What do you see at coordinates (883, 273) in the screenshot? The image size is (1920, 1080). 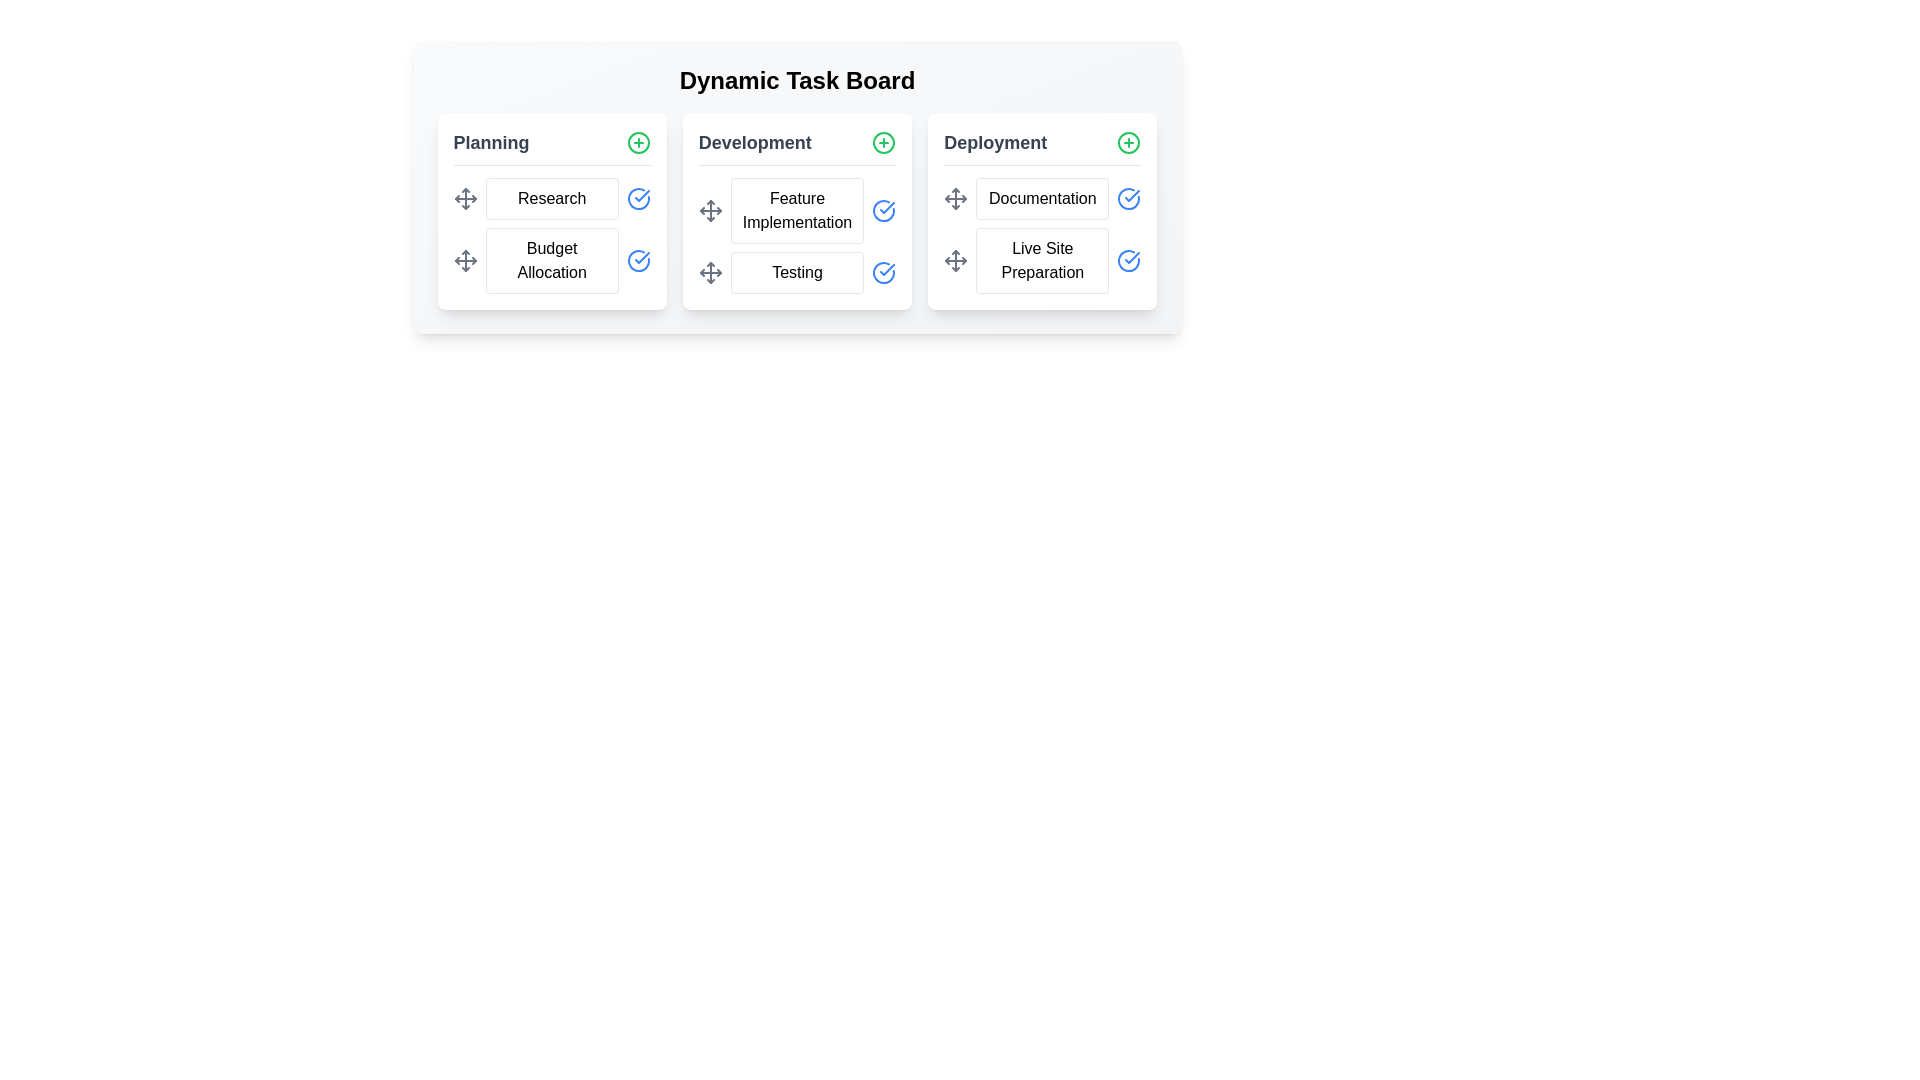 I see `'CheckCircle' icon next to the task 'Testing' to mark it as complete` at bounding box center [883, 273].